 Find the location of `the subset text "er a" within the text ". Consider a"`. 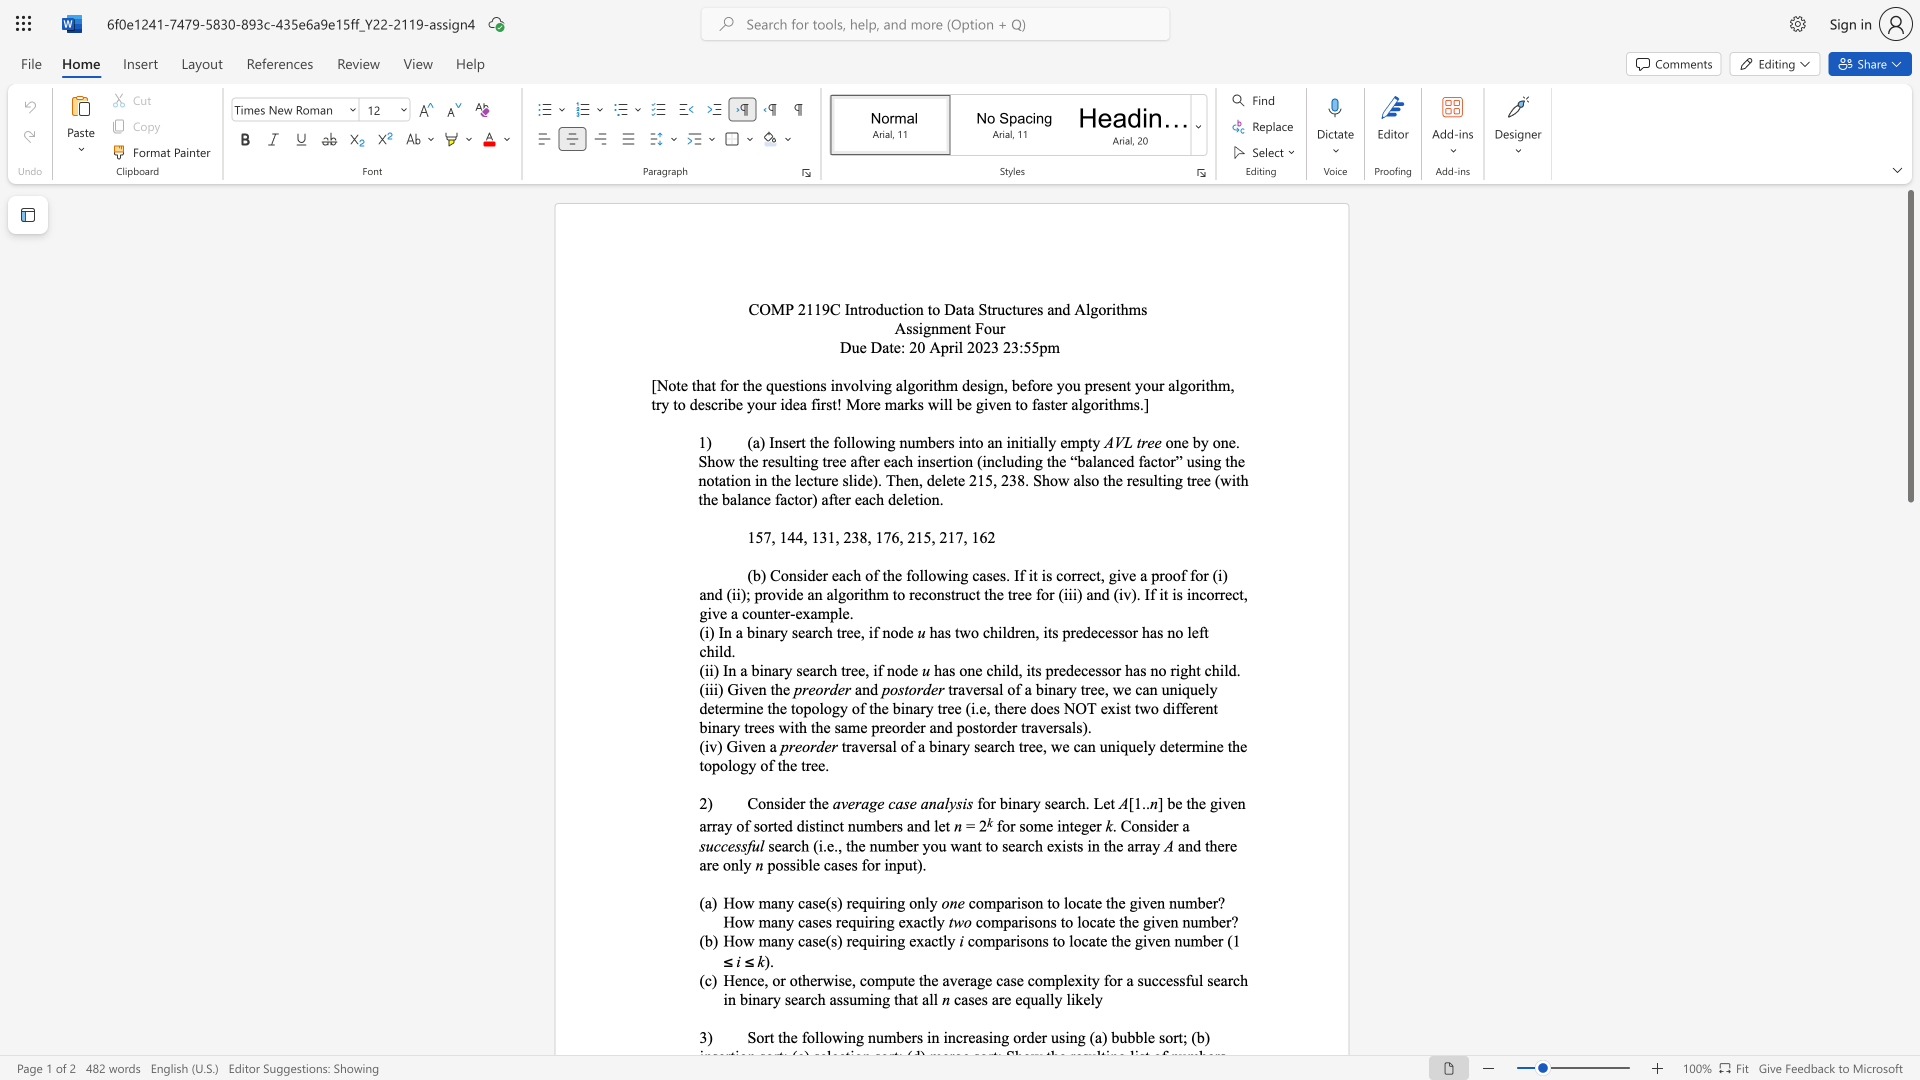

the subset text "er a" within the text ". Consider a" is located at coordinates (1166, 826).